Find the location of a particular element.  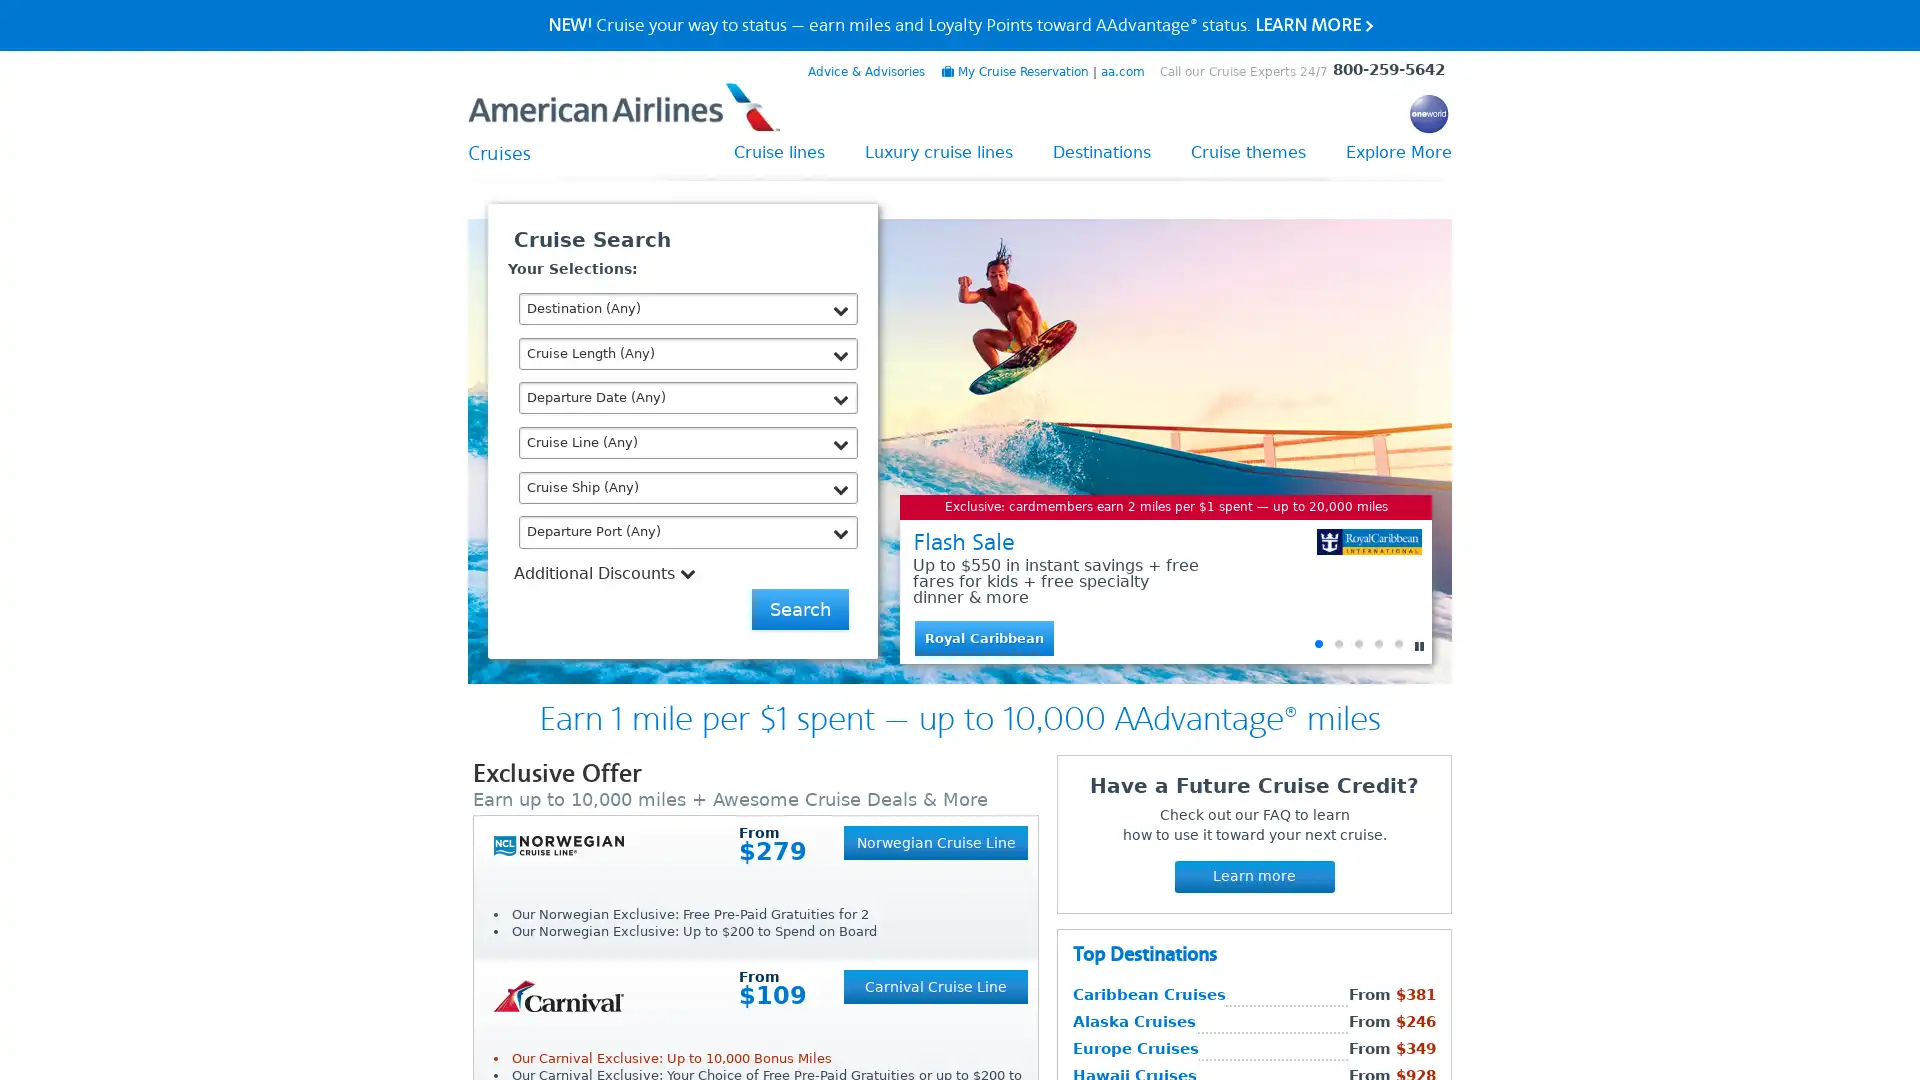

Pause is located at coordinates (1418, 645).